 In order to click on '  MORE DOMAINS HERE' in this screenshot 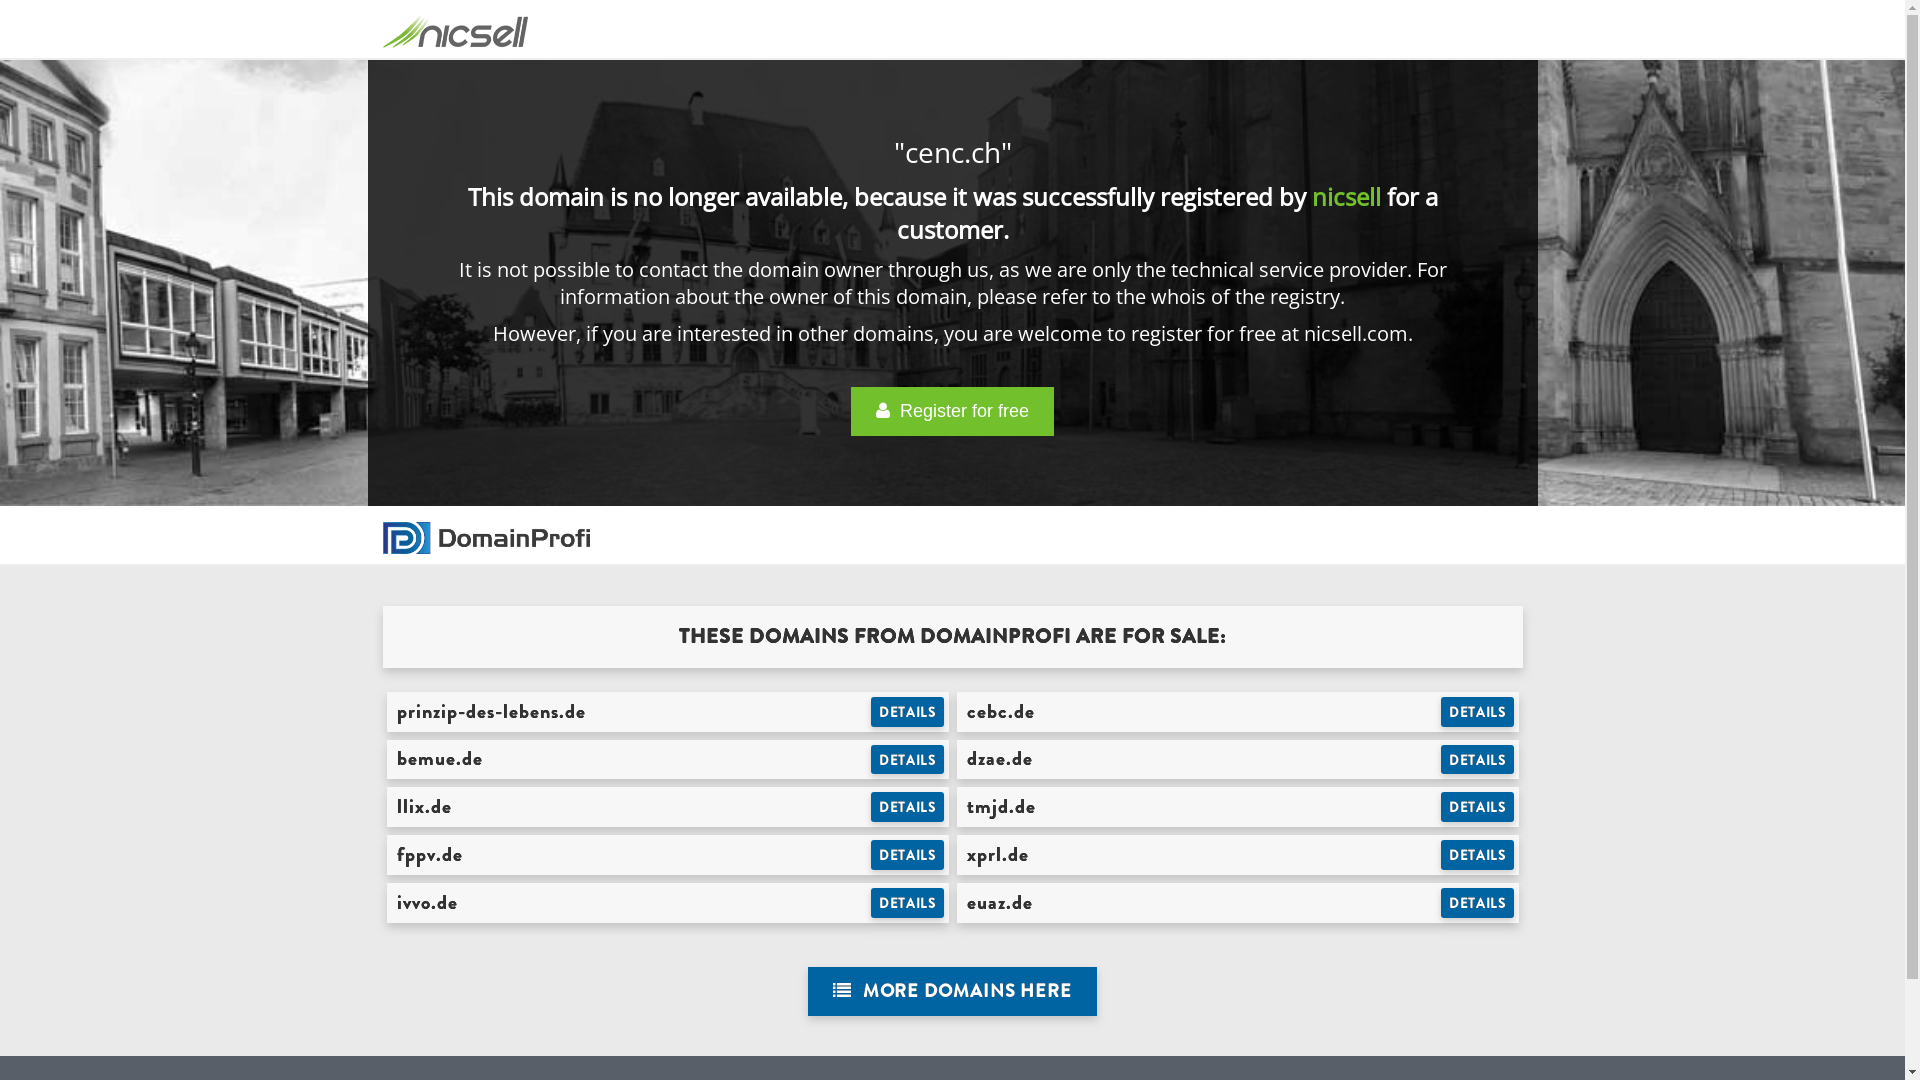, I will do `click(807, 991)`.